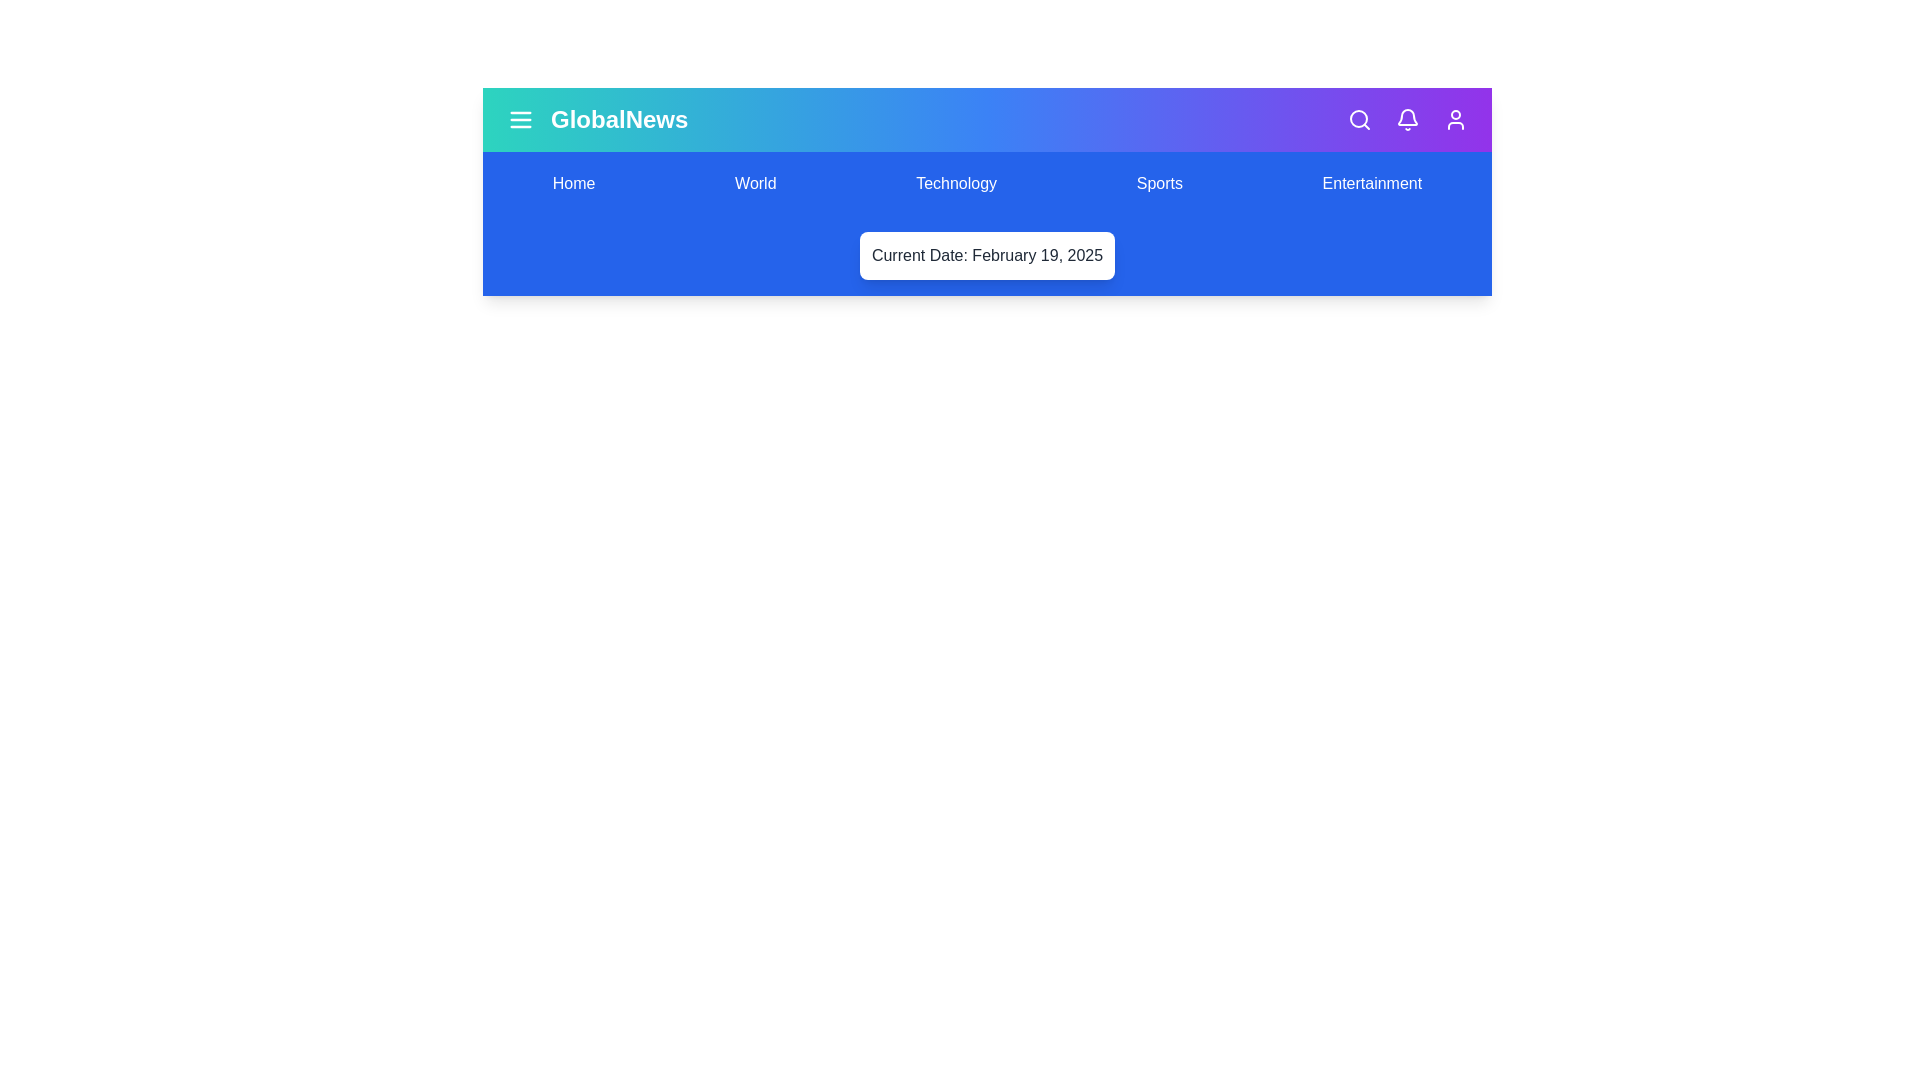 The image size is (1920, 1080). I want to click on the search icon to initiate a search, so click(1359, 119).